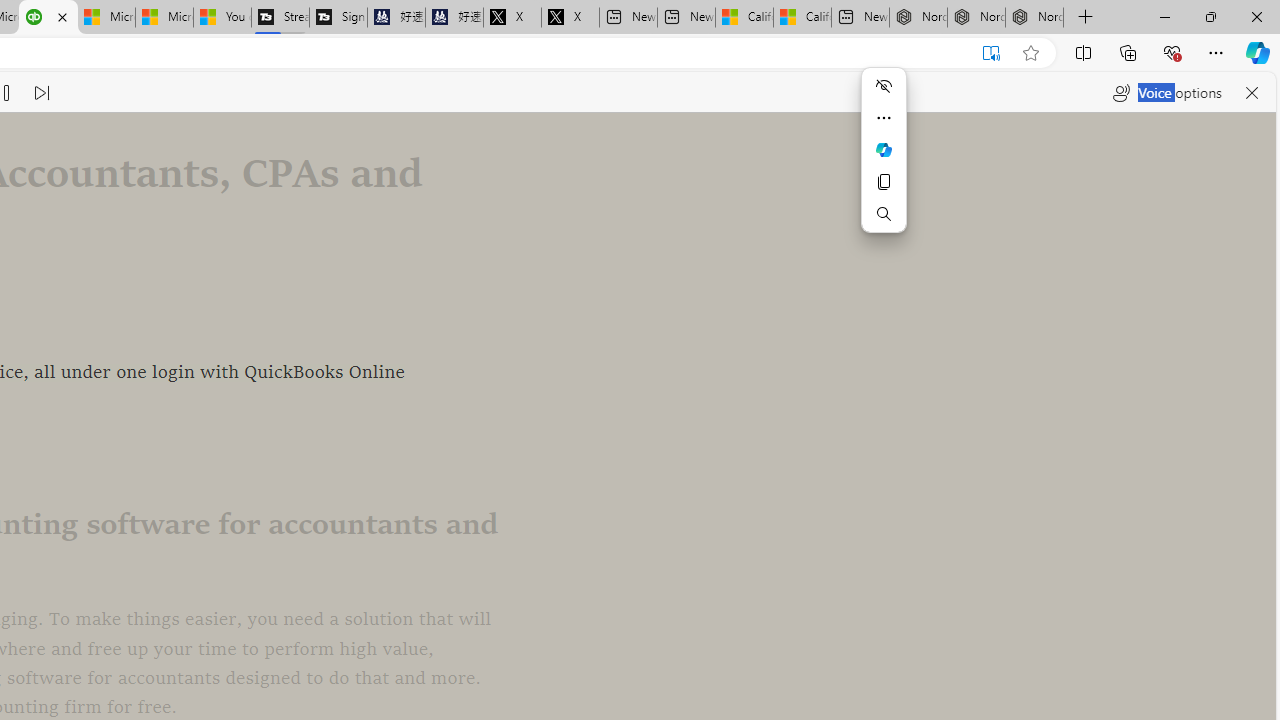 The image size is (1280, 720). Describe the element at coordinates (991, 52) in the screenshot. I see `'Exit Immersive Reader (F9)'` at that location.